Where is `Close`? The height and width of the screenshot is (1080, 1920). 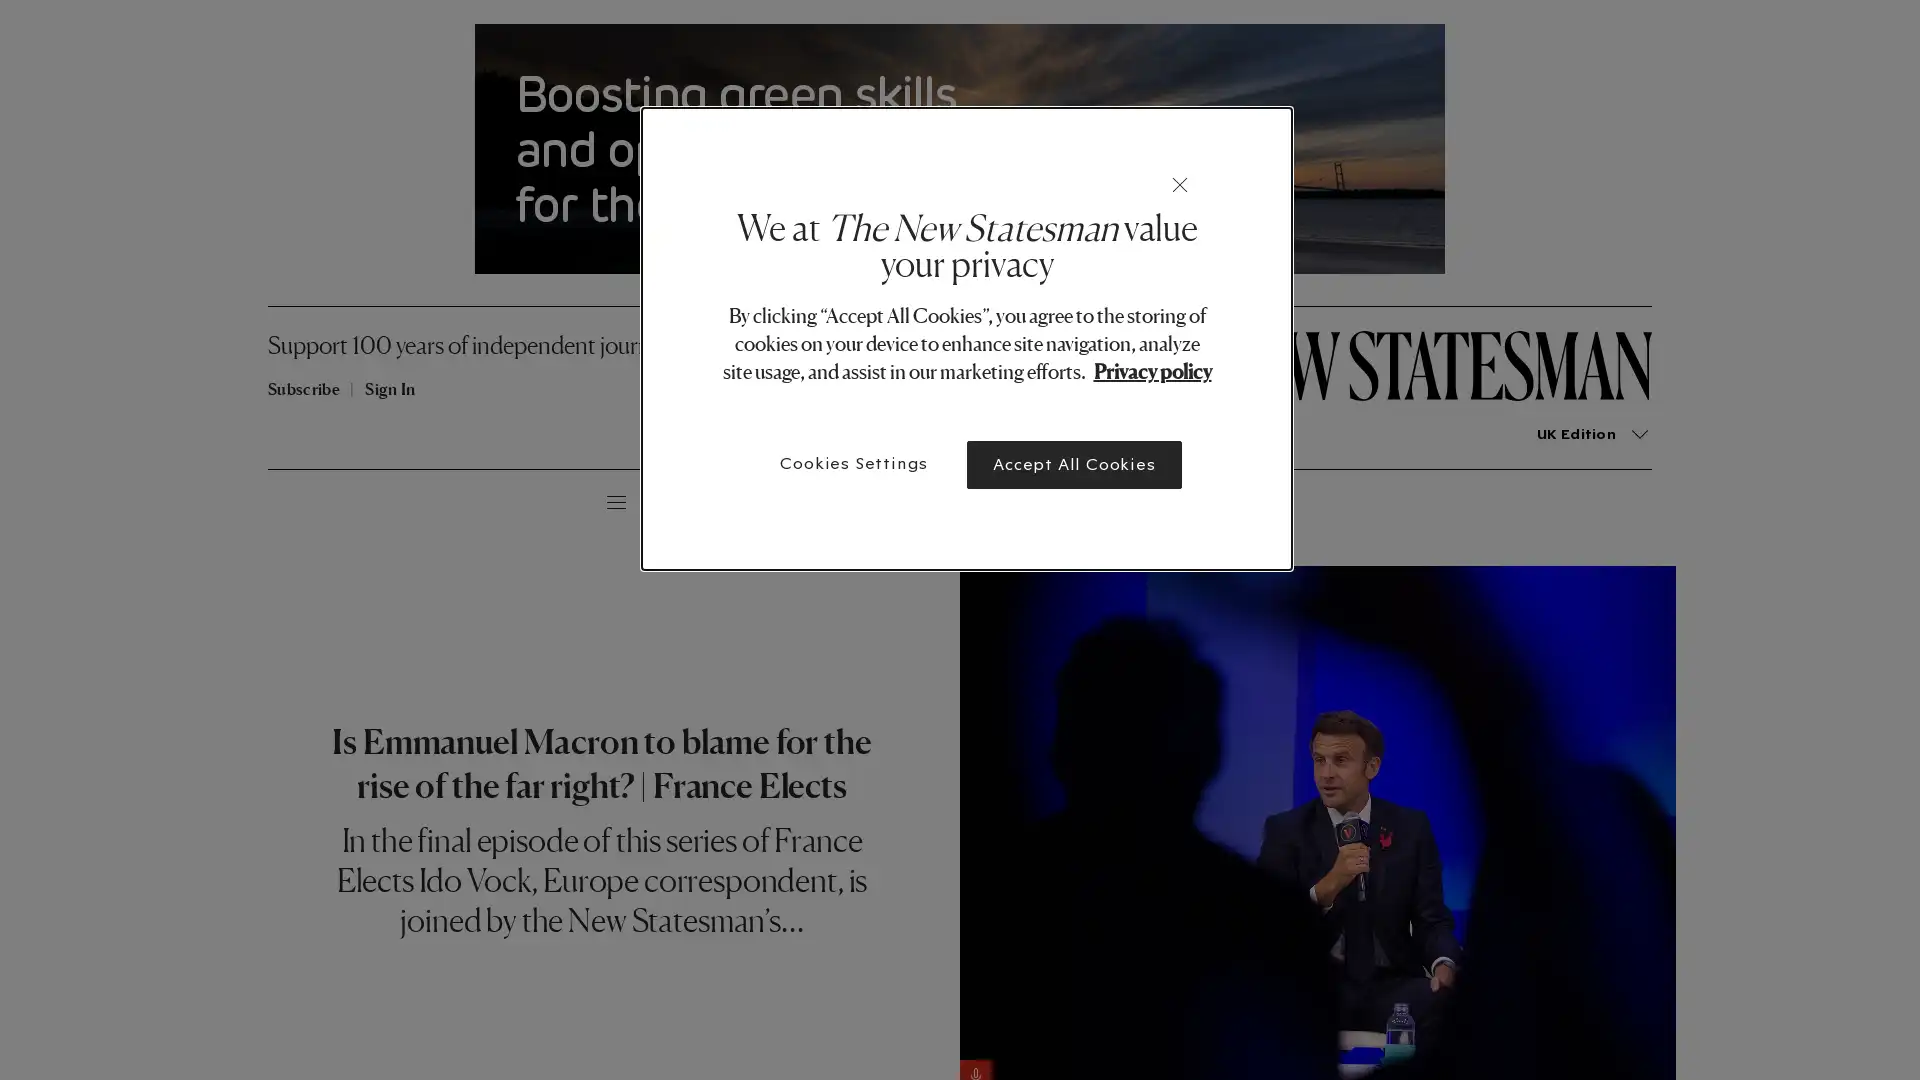
Close is located at coordinates (1180, 185).